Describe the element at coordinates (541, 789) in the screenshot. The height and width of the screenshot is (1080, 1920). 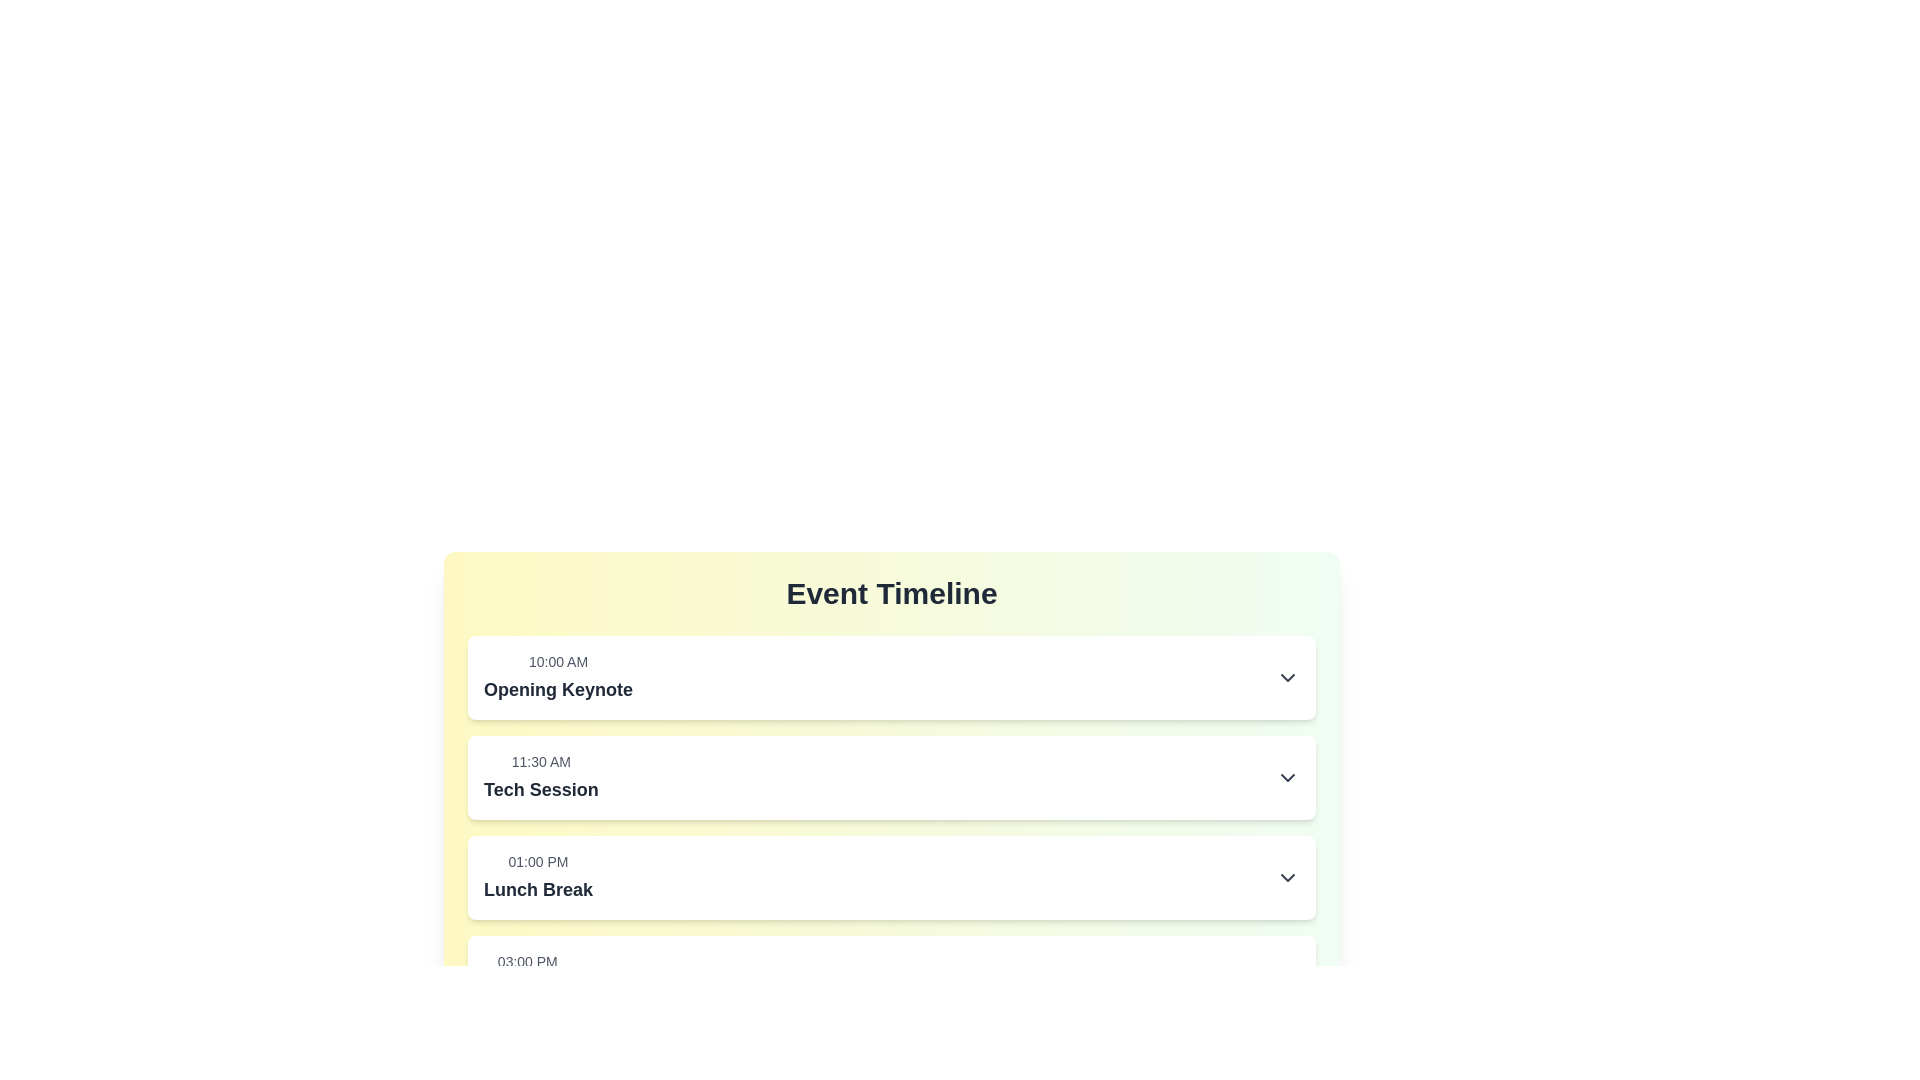
I see `text label that displays the title of the event located in the second card of the vertical timeline, positioned below the time '11:30 AM'` at that location.